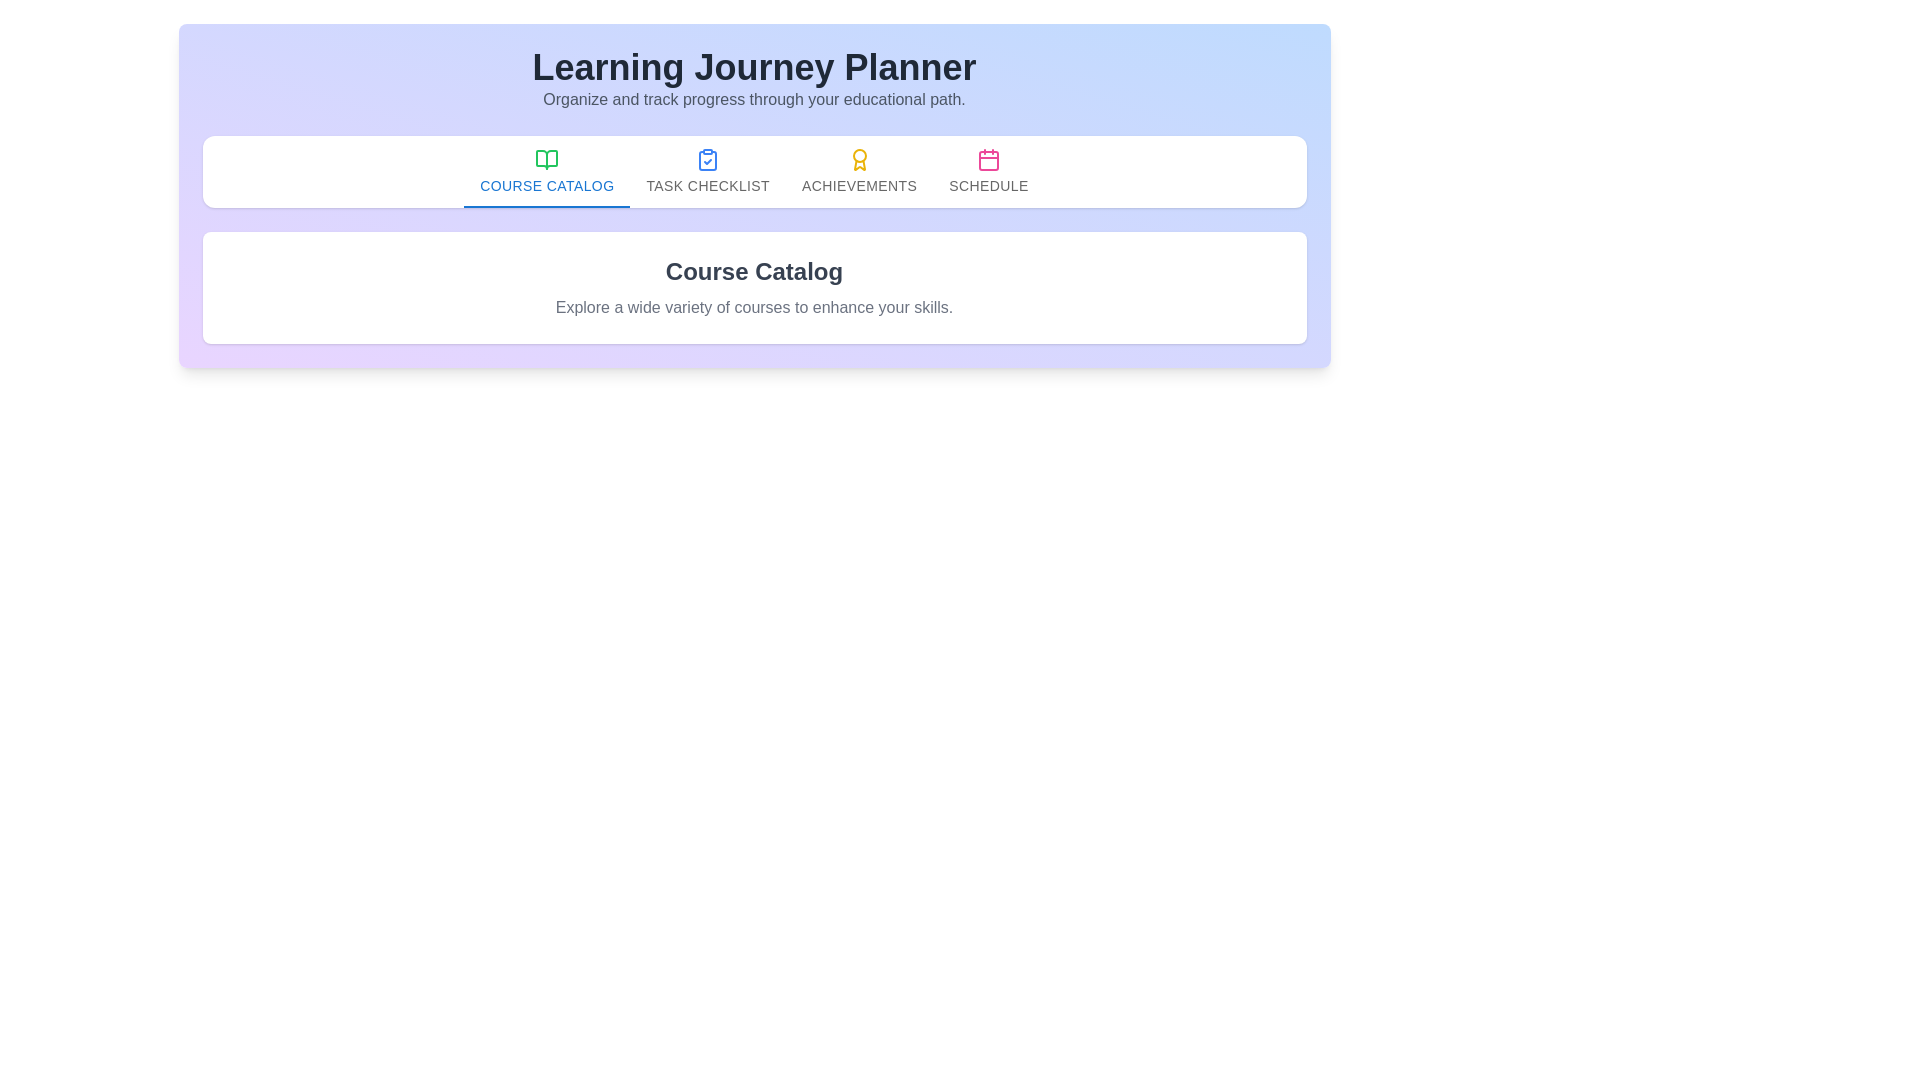  I want to click on bold text element that says 'Course Catalog', which is centrally located at the top of the section on a lighter background, so click(753, 272).